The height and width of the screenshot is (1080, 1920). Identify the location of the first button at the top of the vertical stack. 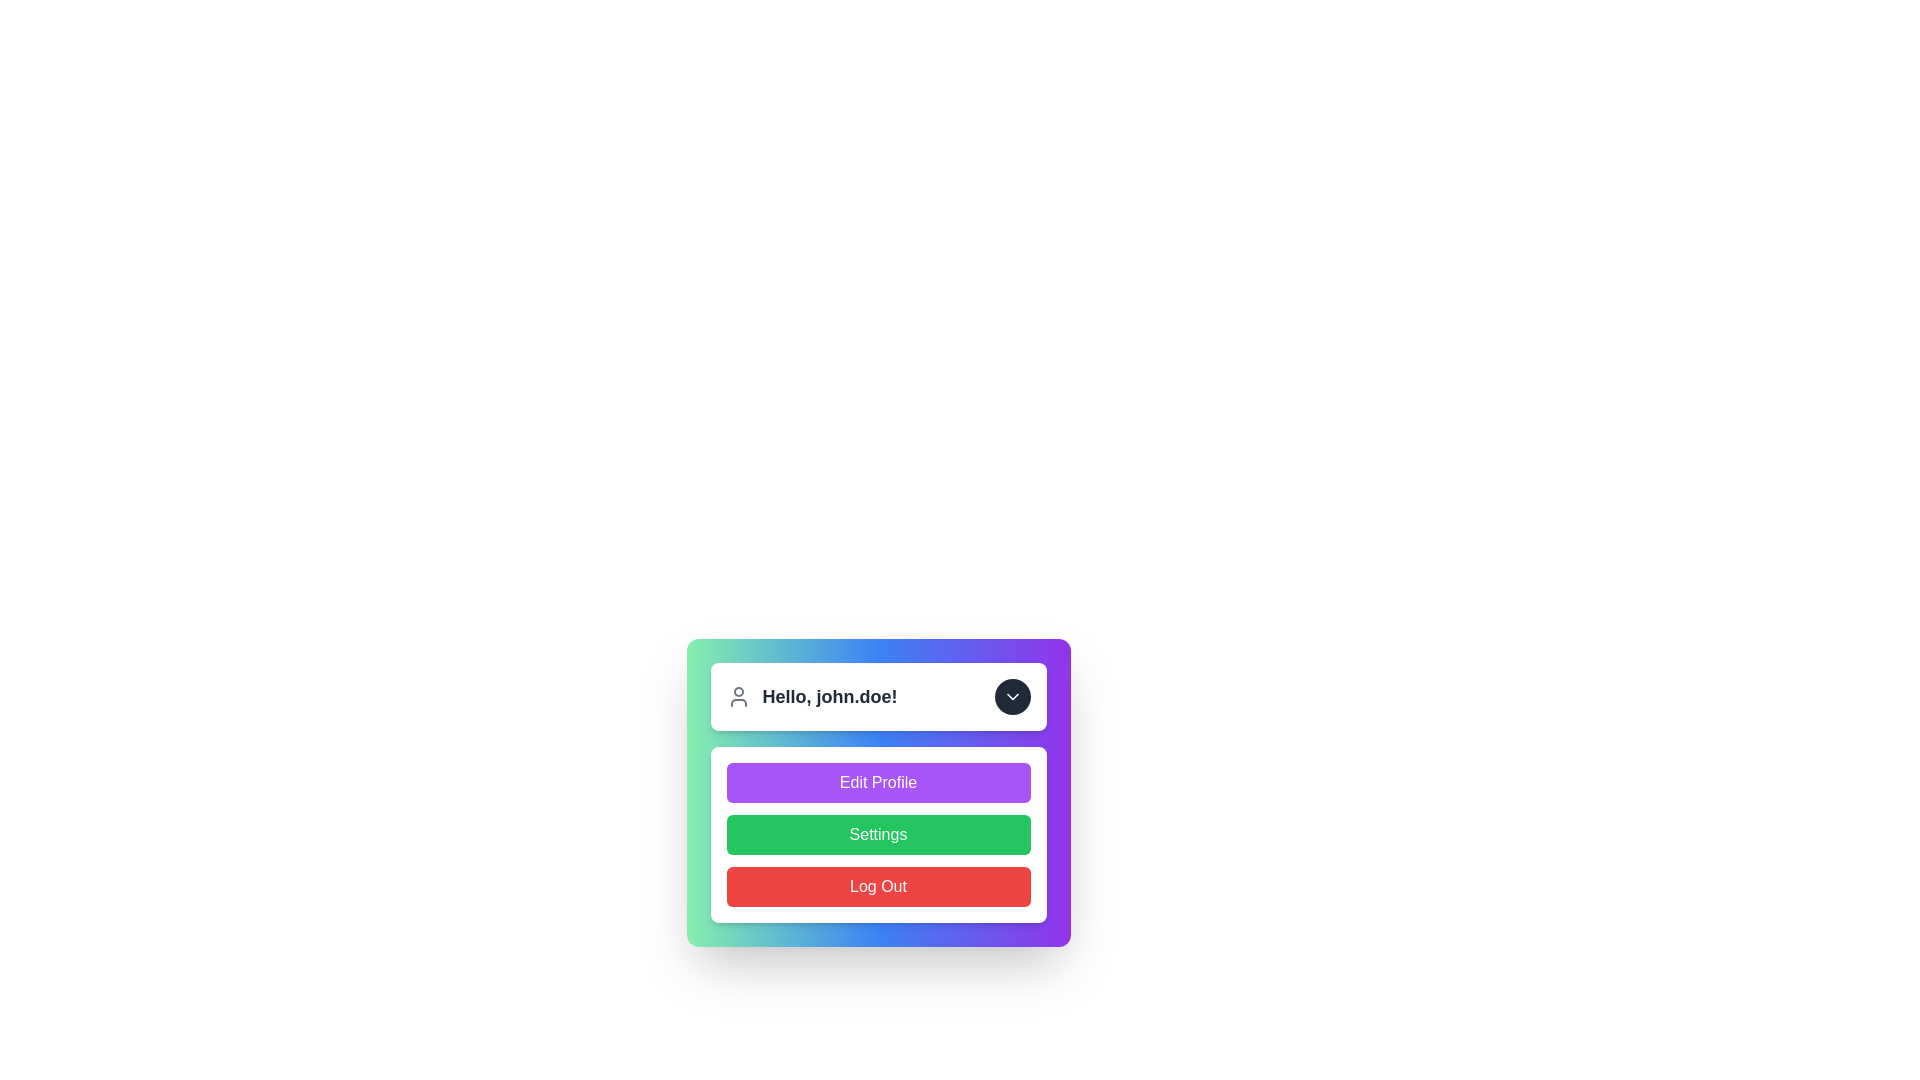
(878, 782).